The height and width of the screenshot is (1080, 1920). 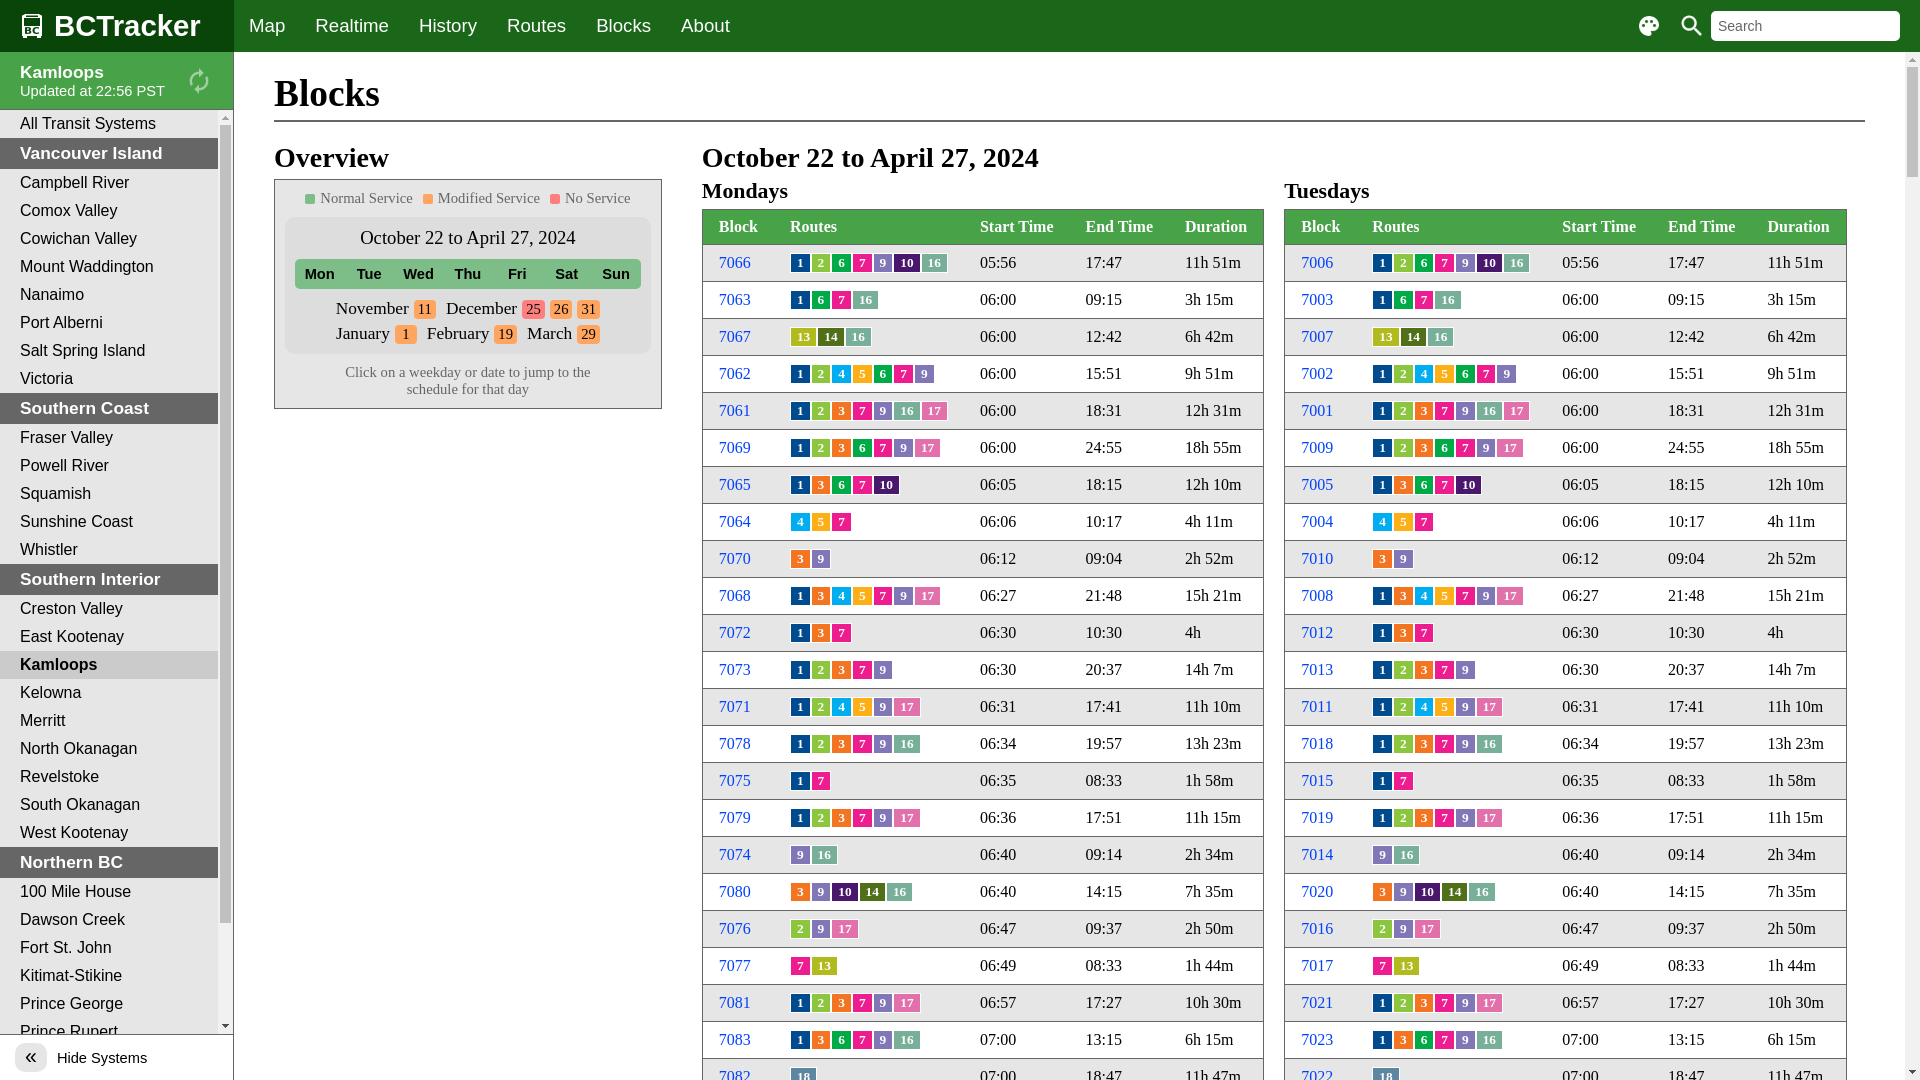 I want to click on '1', so click(x=800, y=779).